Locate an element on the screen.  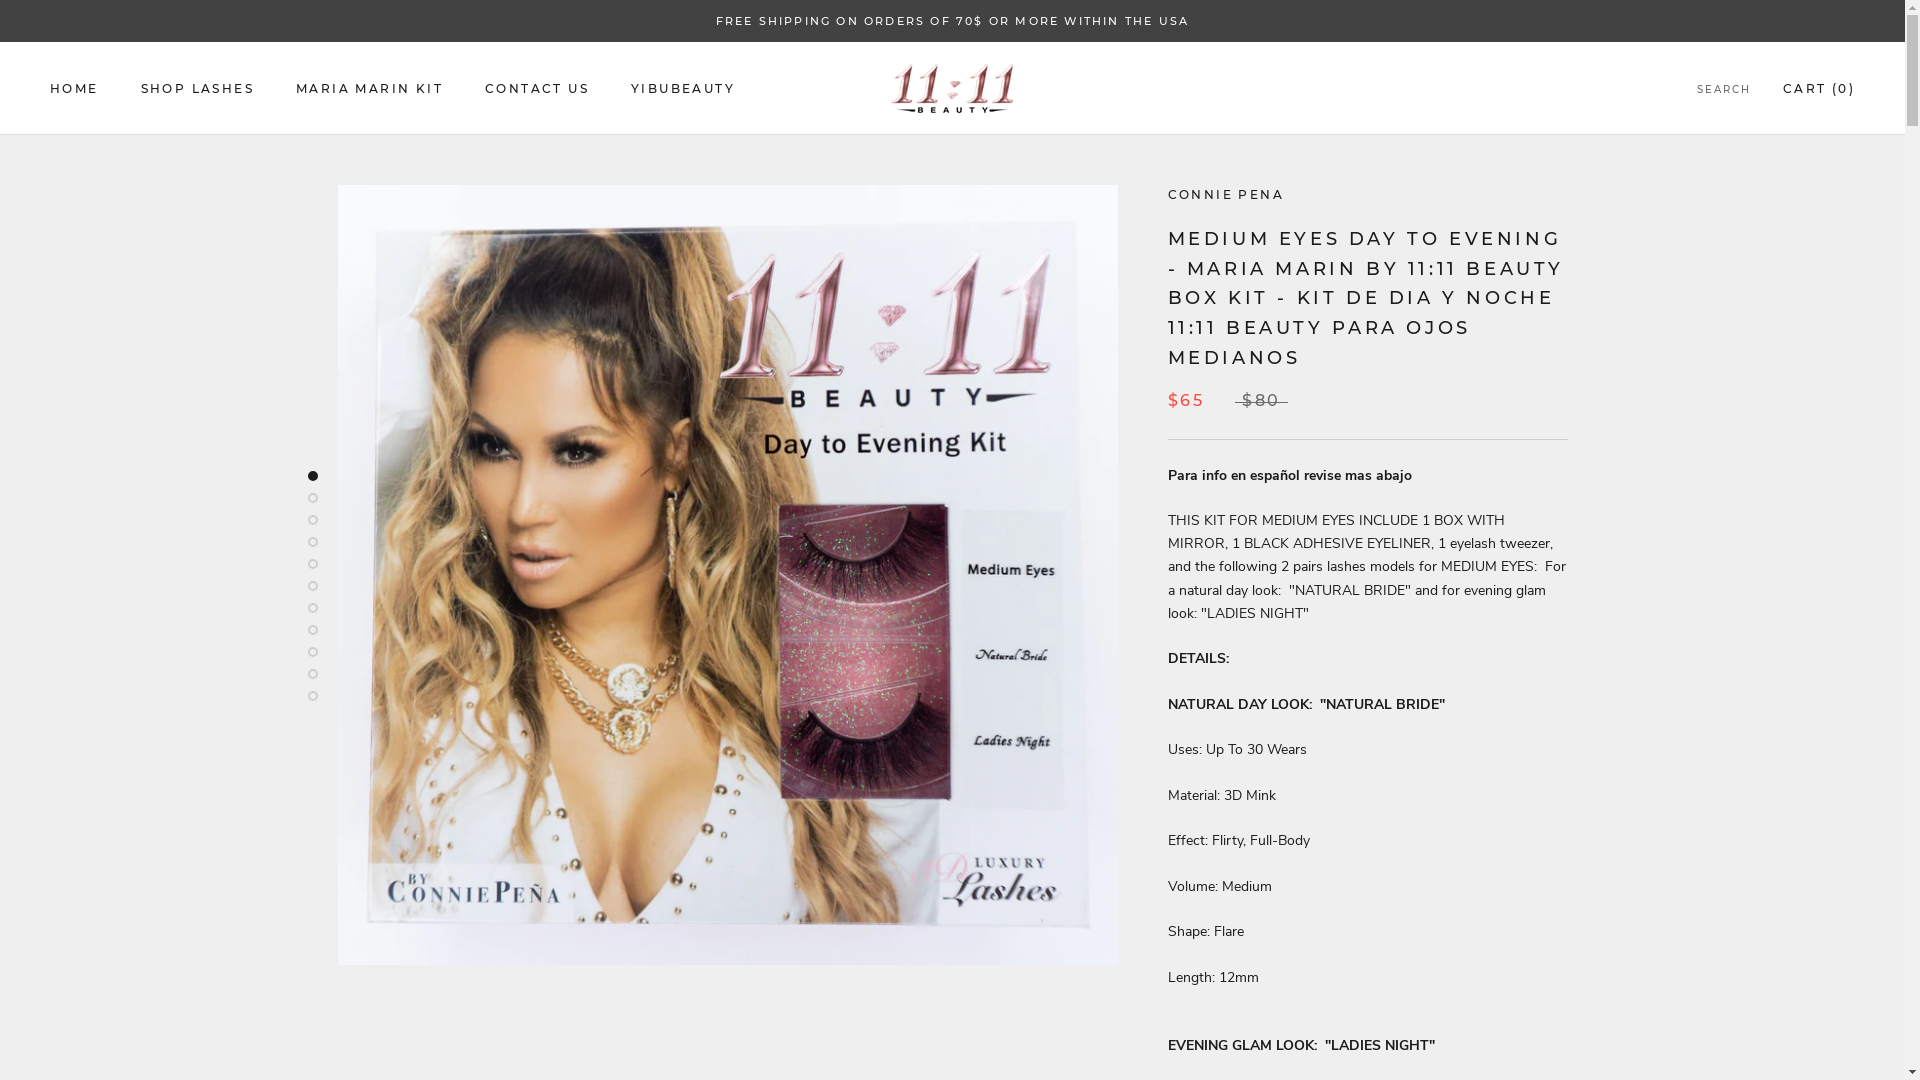
'CONTACT US' is located at coordinates (537, 87).